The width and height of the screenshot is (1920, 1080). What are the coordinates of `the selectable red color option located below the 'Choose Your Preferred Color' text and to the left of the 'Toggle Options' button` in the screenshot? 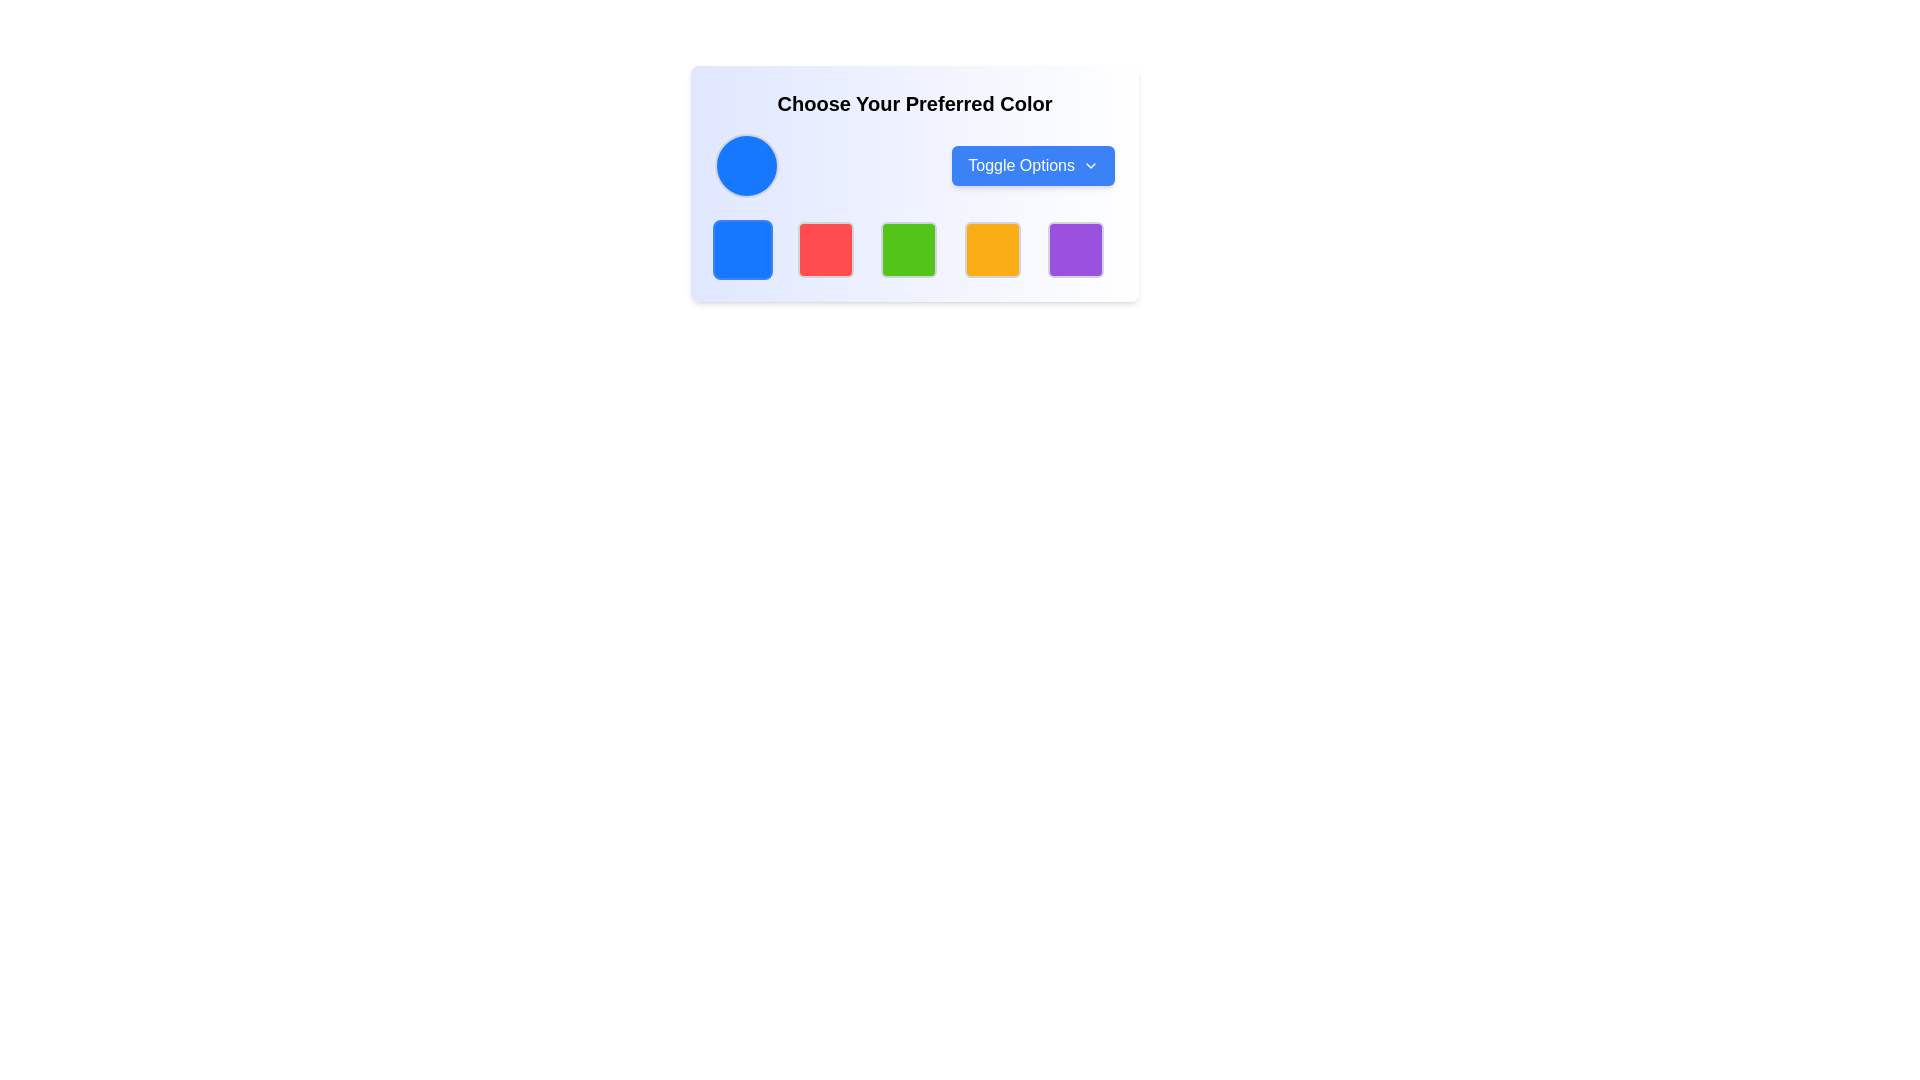 It's located at (826, 249).